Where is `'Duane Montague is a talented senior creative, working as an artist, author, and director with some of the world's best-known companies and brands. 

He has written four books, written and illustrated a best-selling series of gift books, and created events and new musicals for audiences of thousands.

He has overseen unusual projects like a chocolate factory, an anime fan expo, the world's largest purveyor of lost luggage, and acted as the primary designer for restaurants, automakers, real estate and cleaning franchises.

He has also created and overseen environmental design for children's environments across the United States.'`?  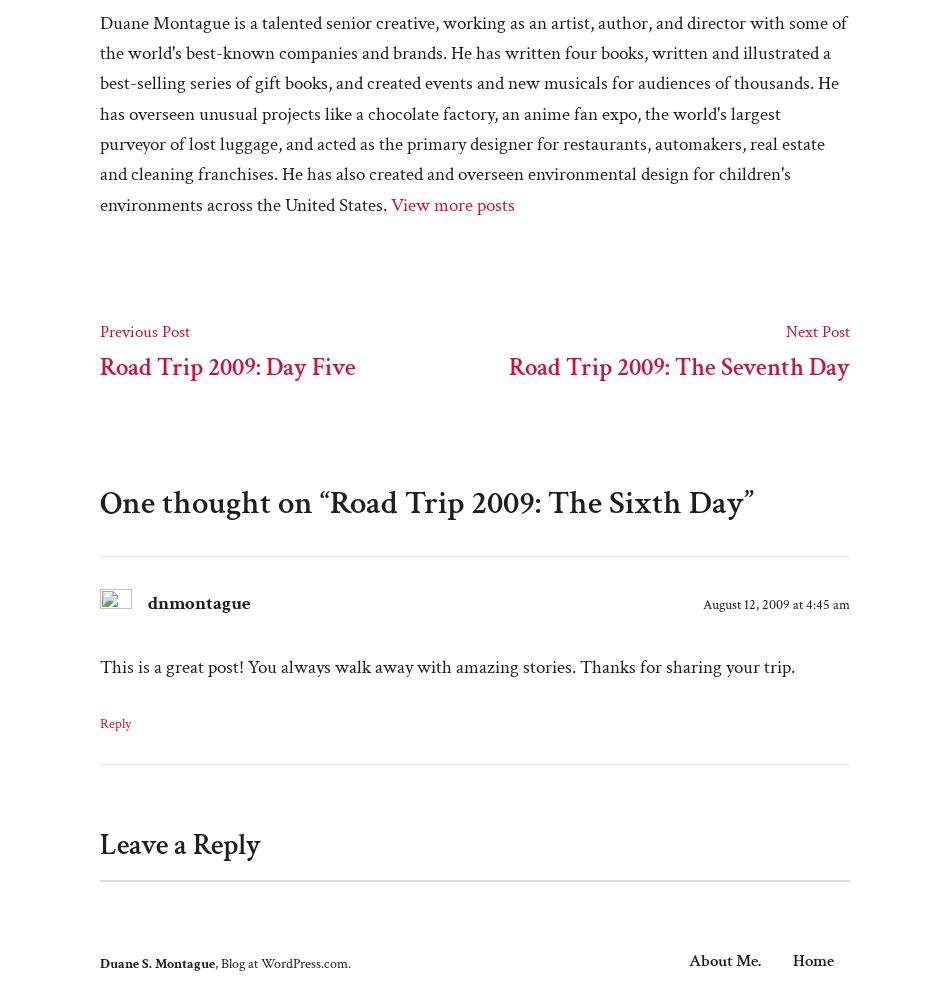
'Duane Montague is a talented senior creative, working as an artist, author, and director with some of the world's best-known companies and brands. 

He has written four books, written and illustrated a best-selling series of gift books, and created events and new musicals for audiences of thousands.

He has overseen unusual projects like a chocolate factory, an anime fan expo, the world's largest purveyor of lost luggage, and acted as the primary designer for restaurants, automakers, real estate and cleaning franchises.

He has also created and overseen environmental design for children's environments across the United States.' is located at coordinates (472, 113).